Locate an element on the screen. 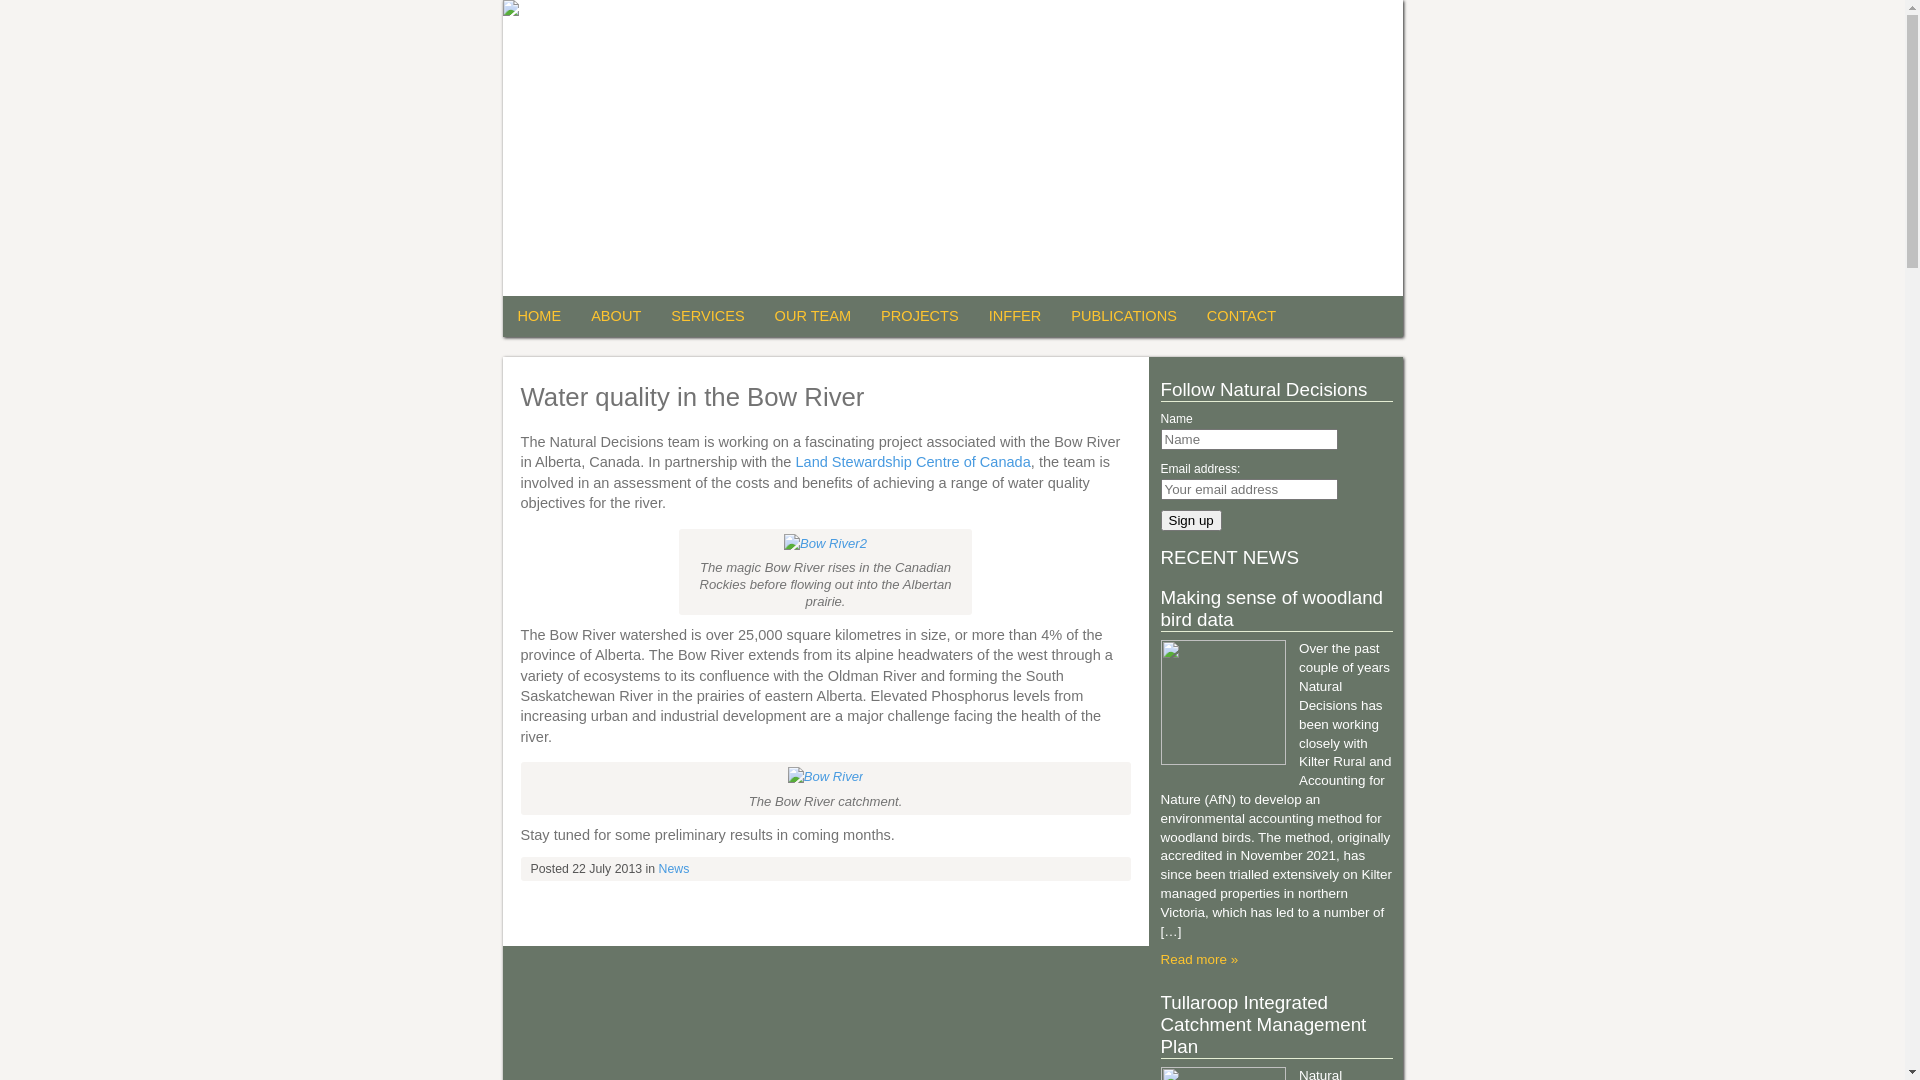  'Tullaroop Integrated Catchment Management Plan' is located at coordinates (1261, 1024).